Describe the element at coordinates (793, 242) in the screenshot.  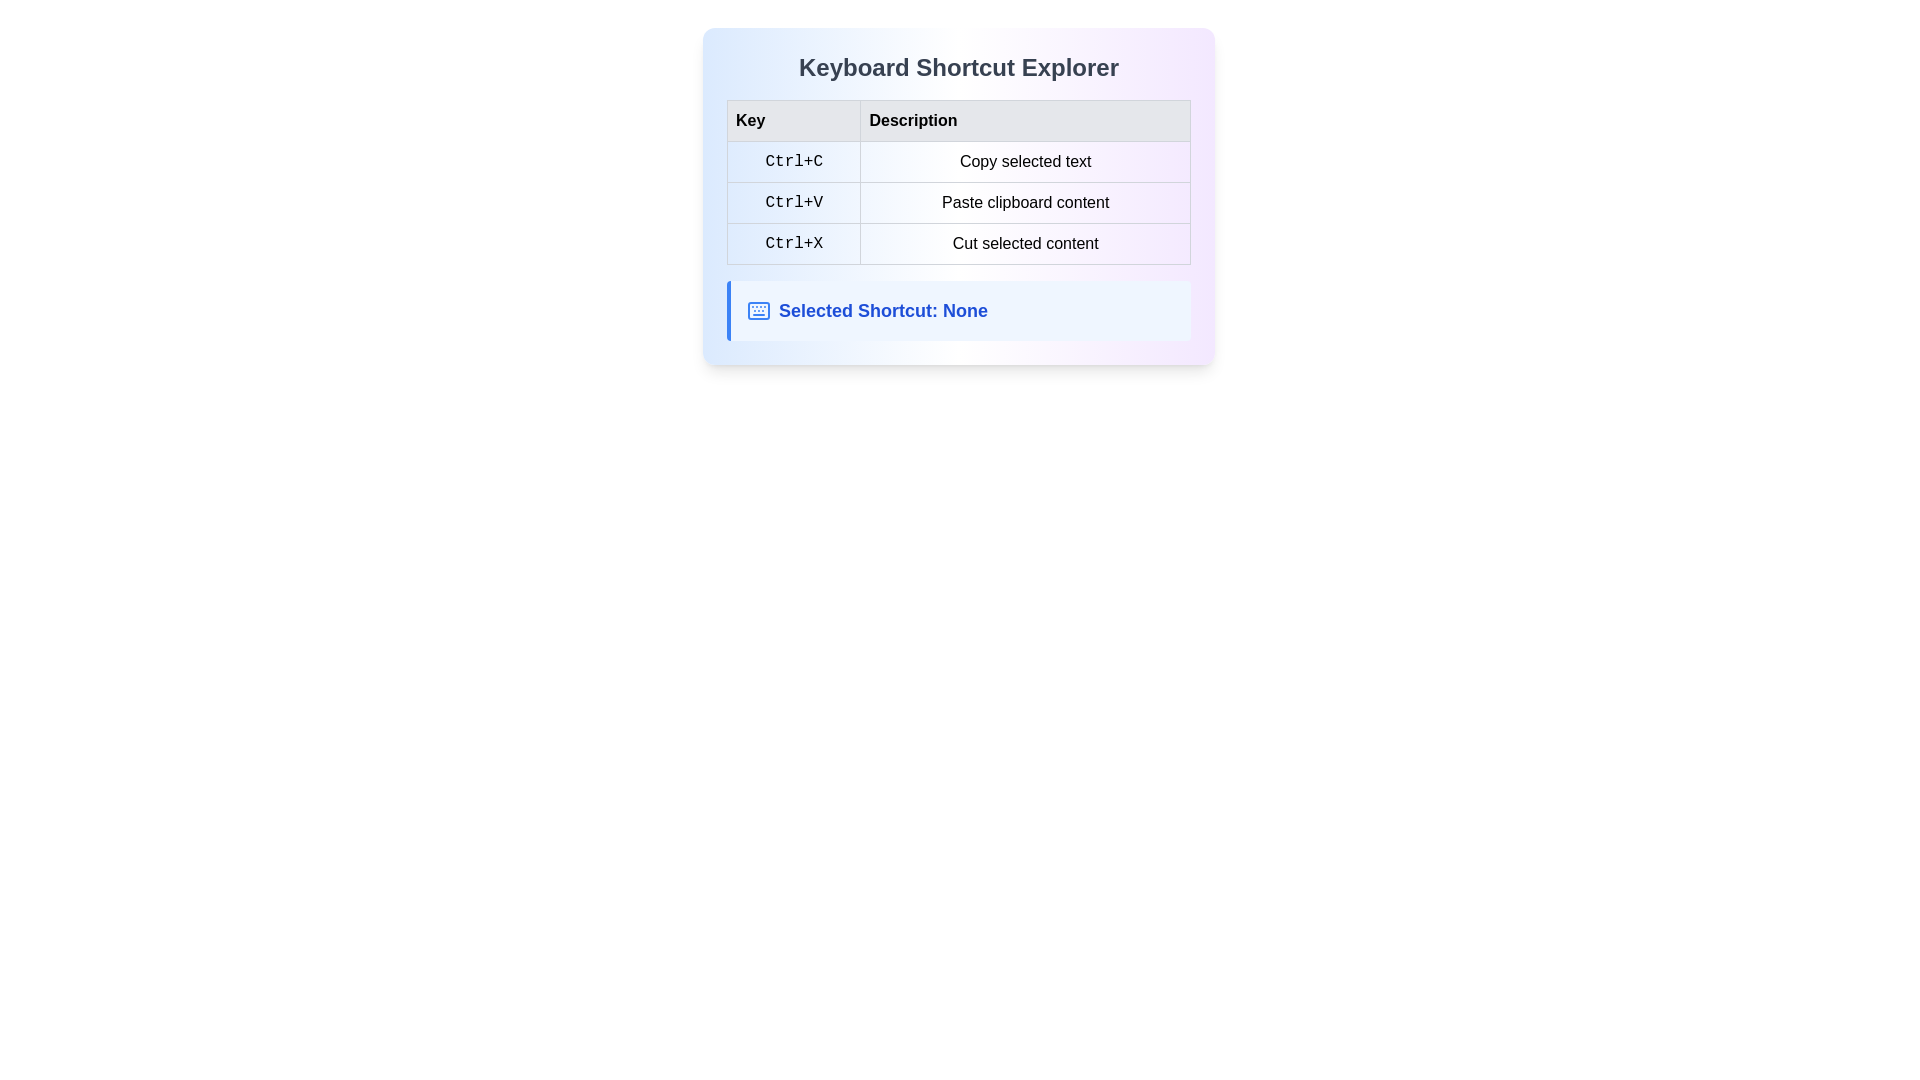
I see `the informational text label that represents the shortcut 'Ctrl+X' located in the 'Key' column of the grid layout, specifically in the third row from the top` at that location.